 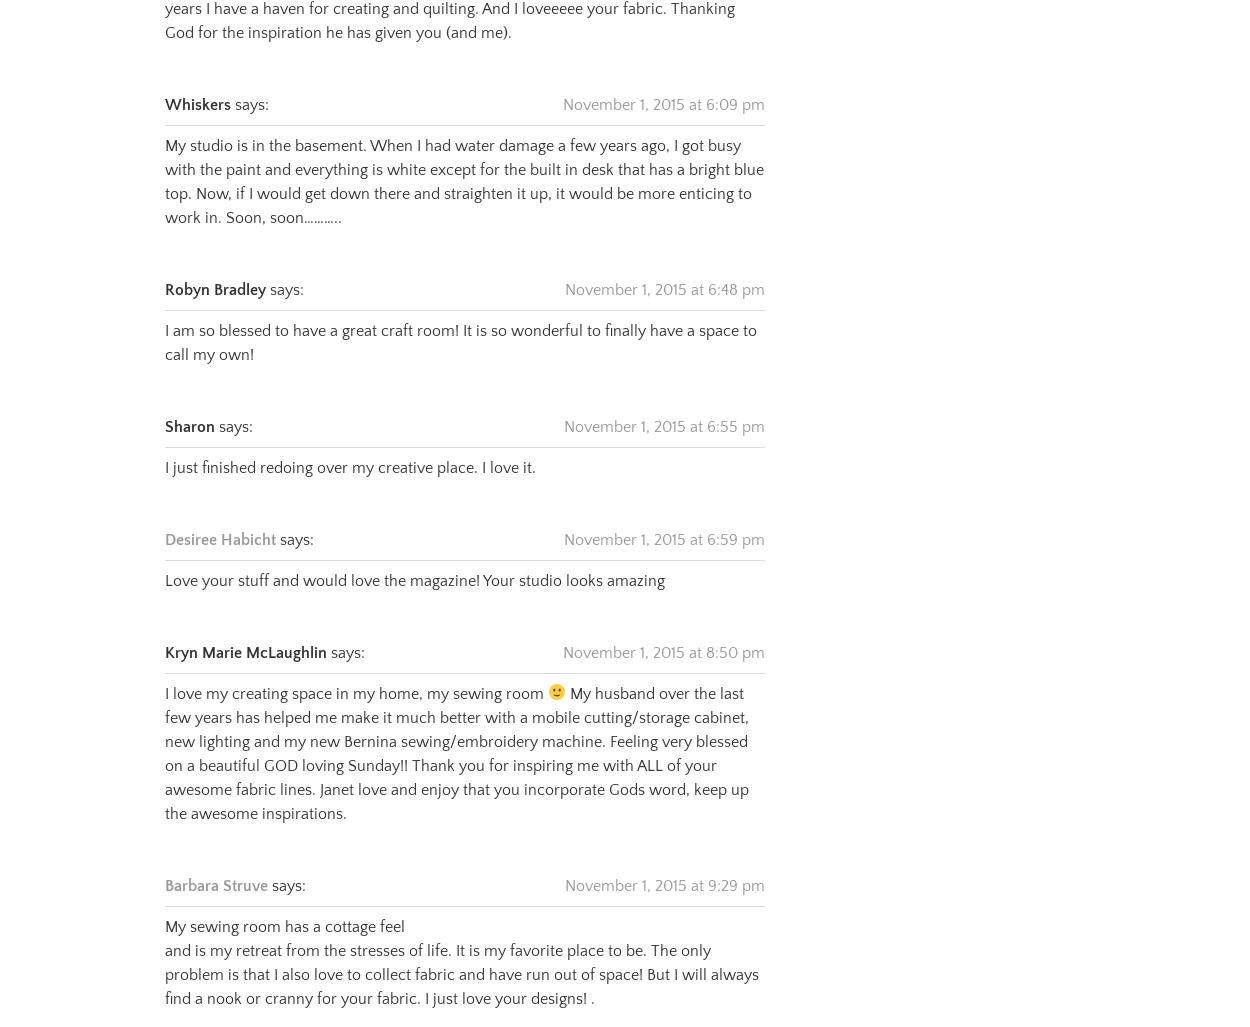 I want to click on 'Kryn Marie McLaughlin', so click(x=245, y=628).